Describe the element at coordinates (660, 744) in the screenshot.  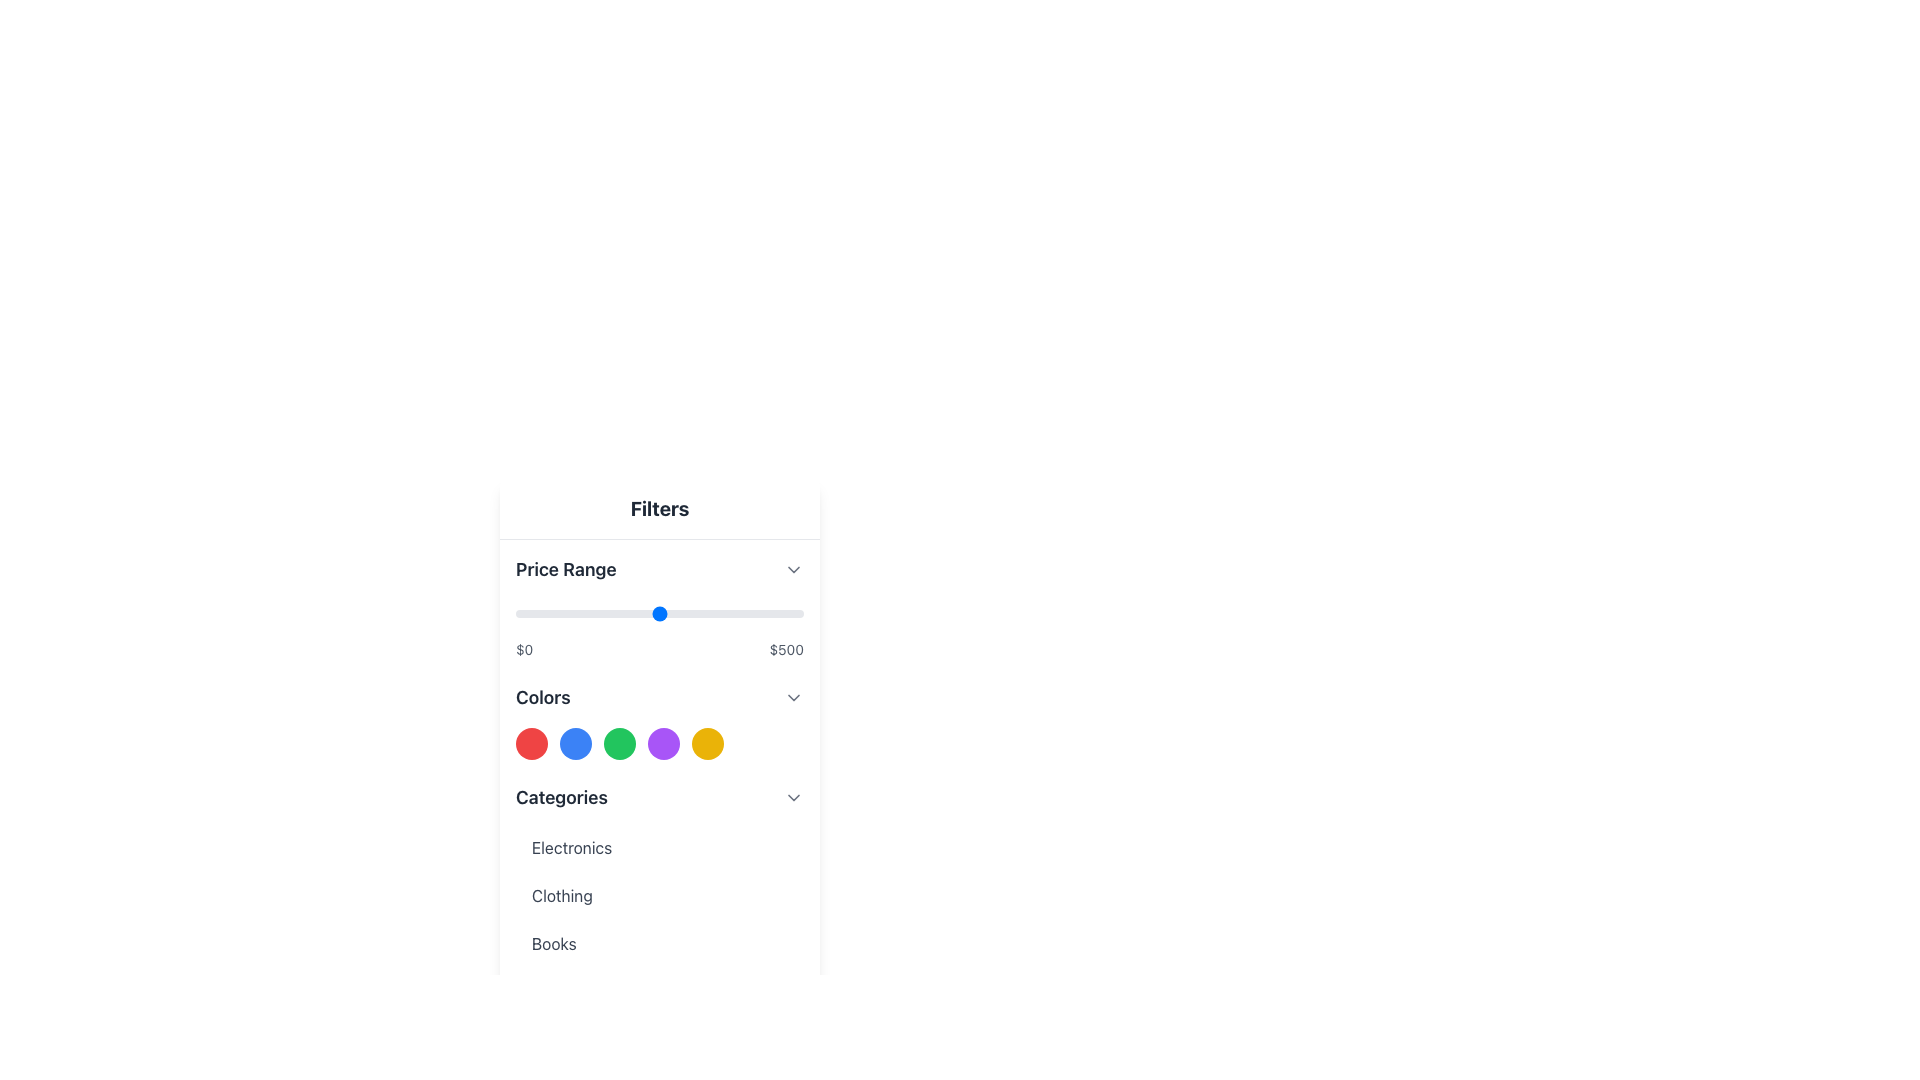
I see `keyboard navigation` at that location.